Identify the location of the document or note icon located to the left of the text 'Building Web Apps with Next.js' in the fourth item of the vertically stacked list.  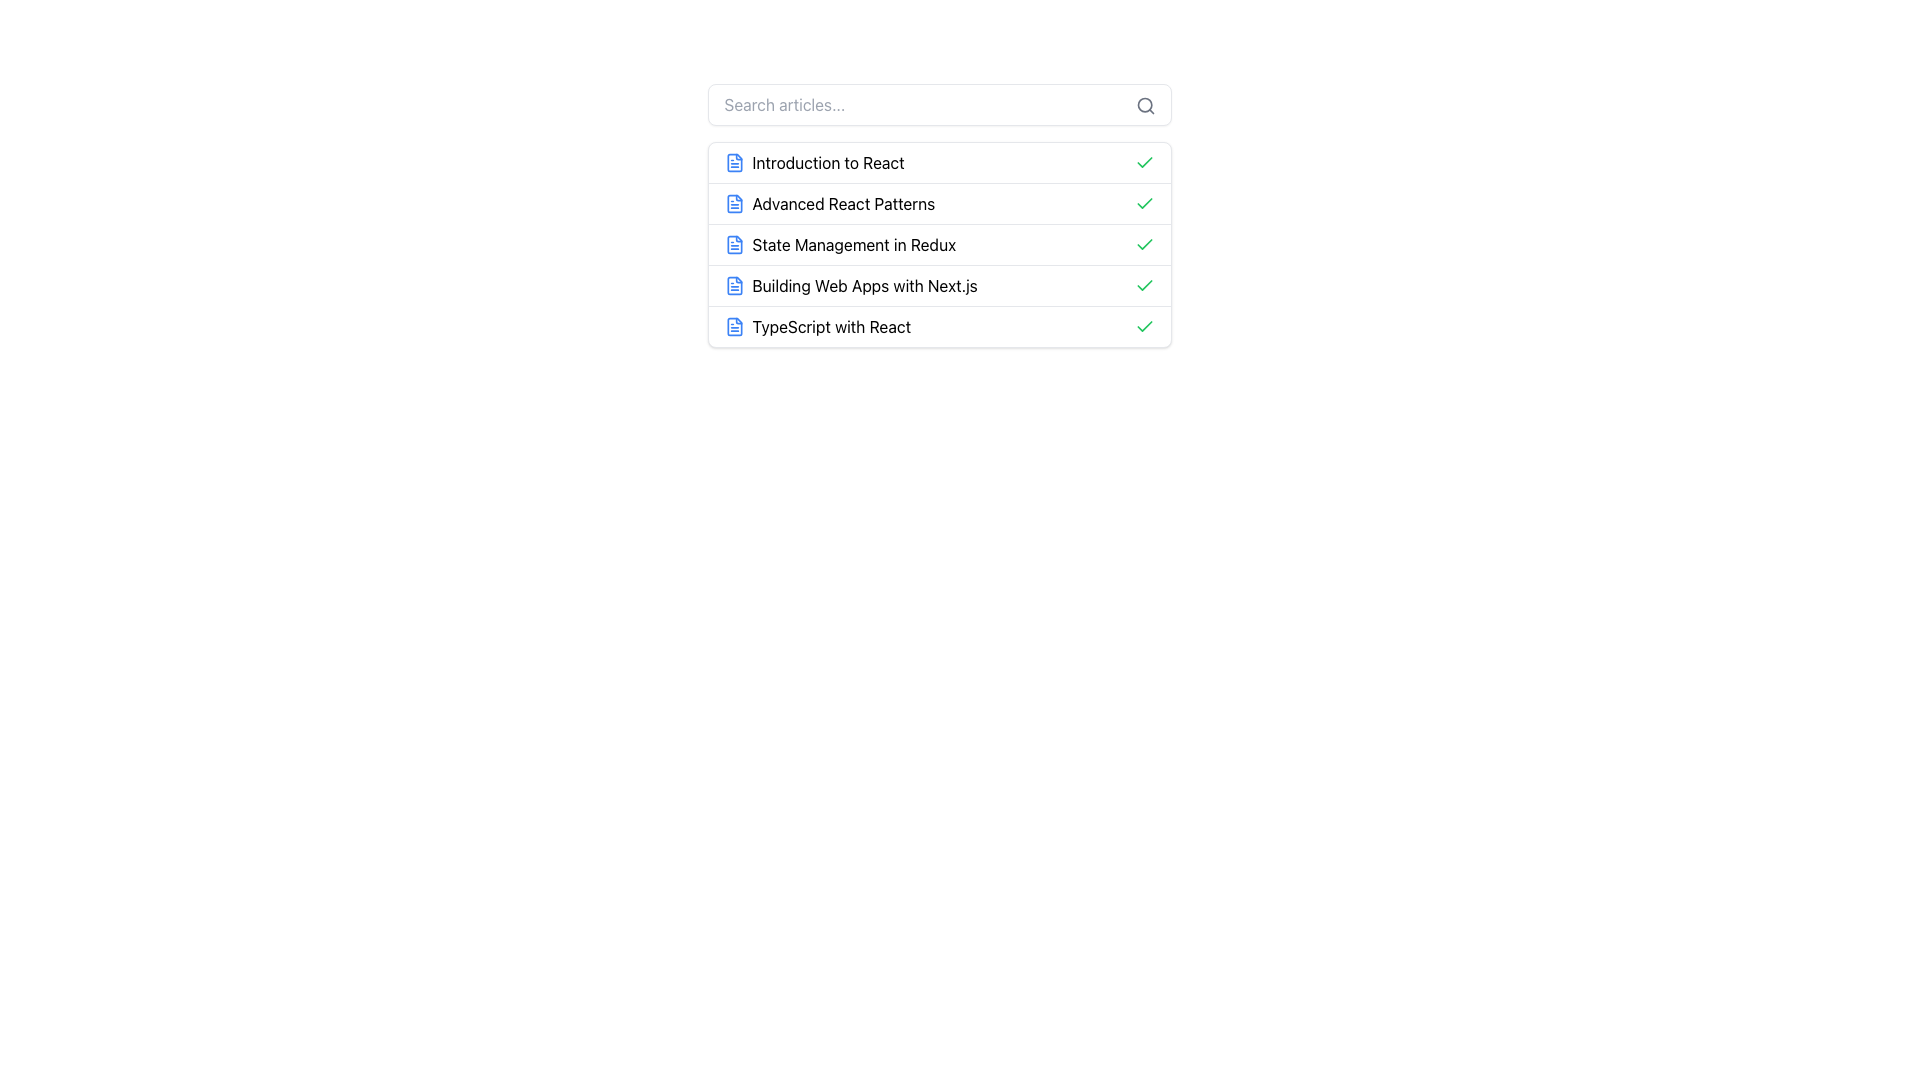
(733, 285).